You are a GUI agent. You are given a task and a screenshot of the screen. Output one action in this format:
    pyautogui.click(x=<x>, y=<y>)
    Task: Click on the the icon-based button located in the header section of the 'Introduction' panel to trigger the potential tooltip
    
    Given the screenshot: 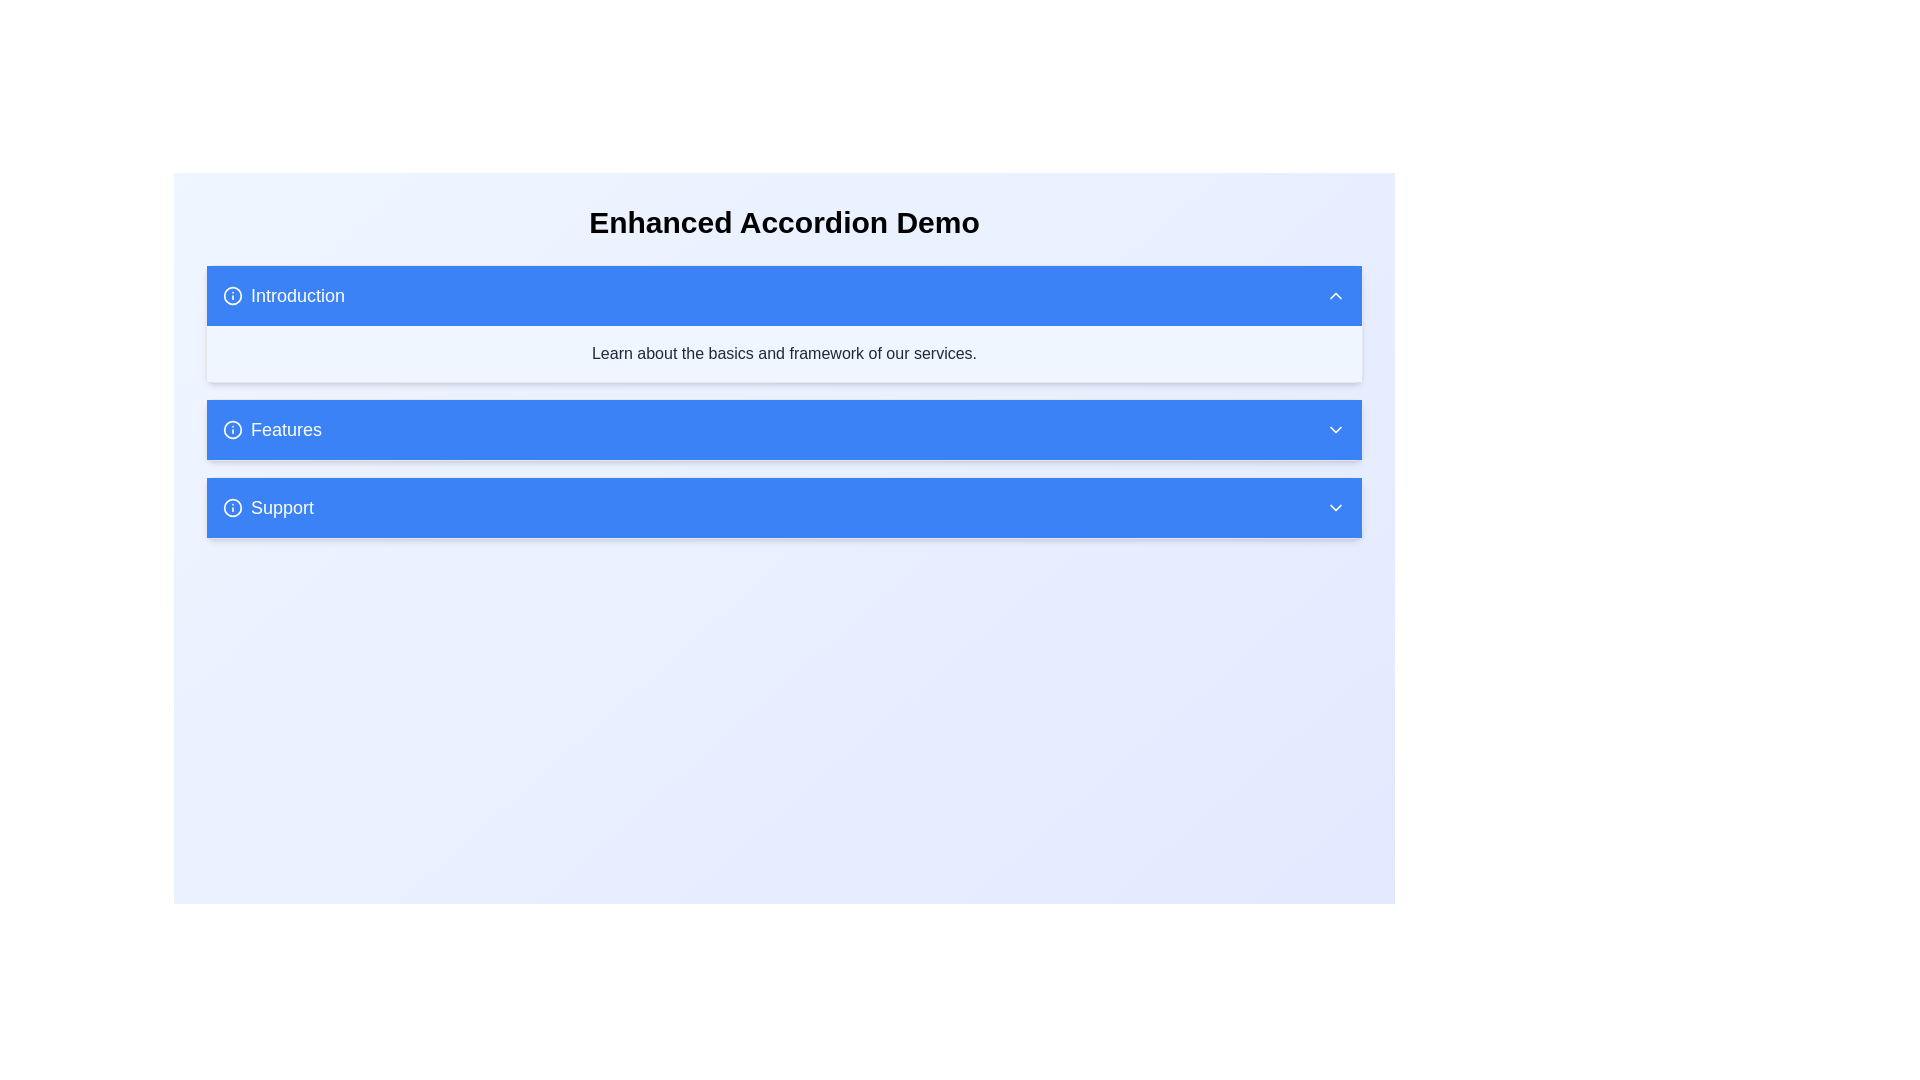 What is the action you would take?
    pyautogui.click(x=1335, y=296)
    